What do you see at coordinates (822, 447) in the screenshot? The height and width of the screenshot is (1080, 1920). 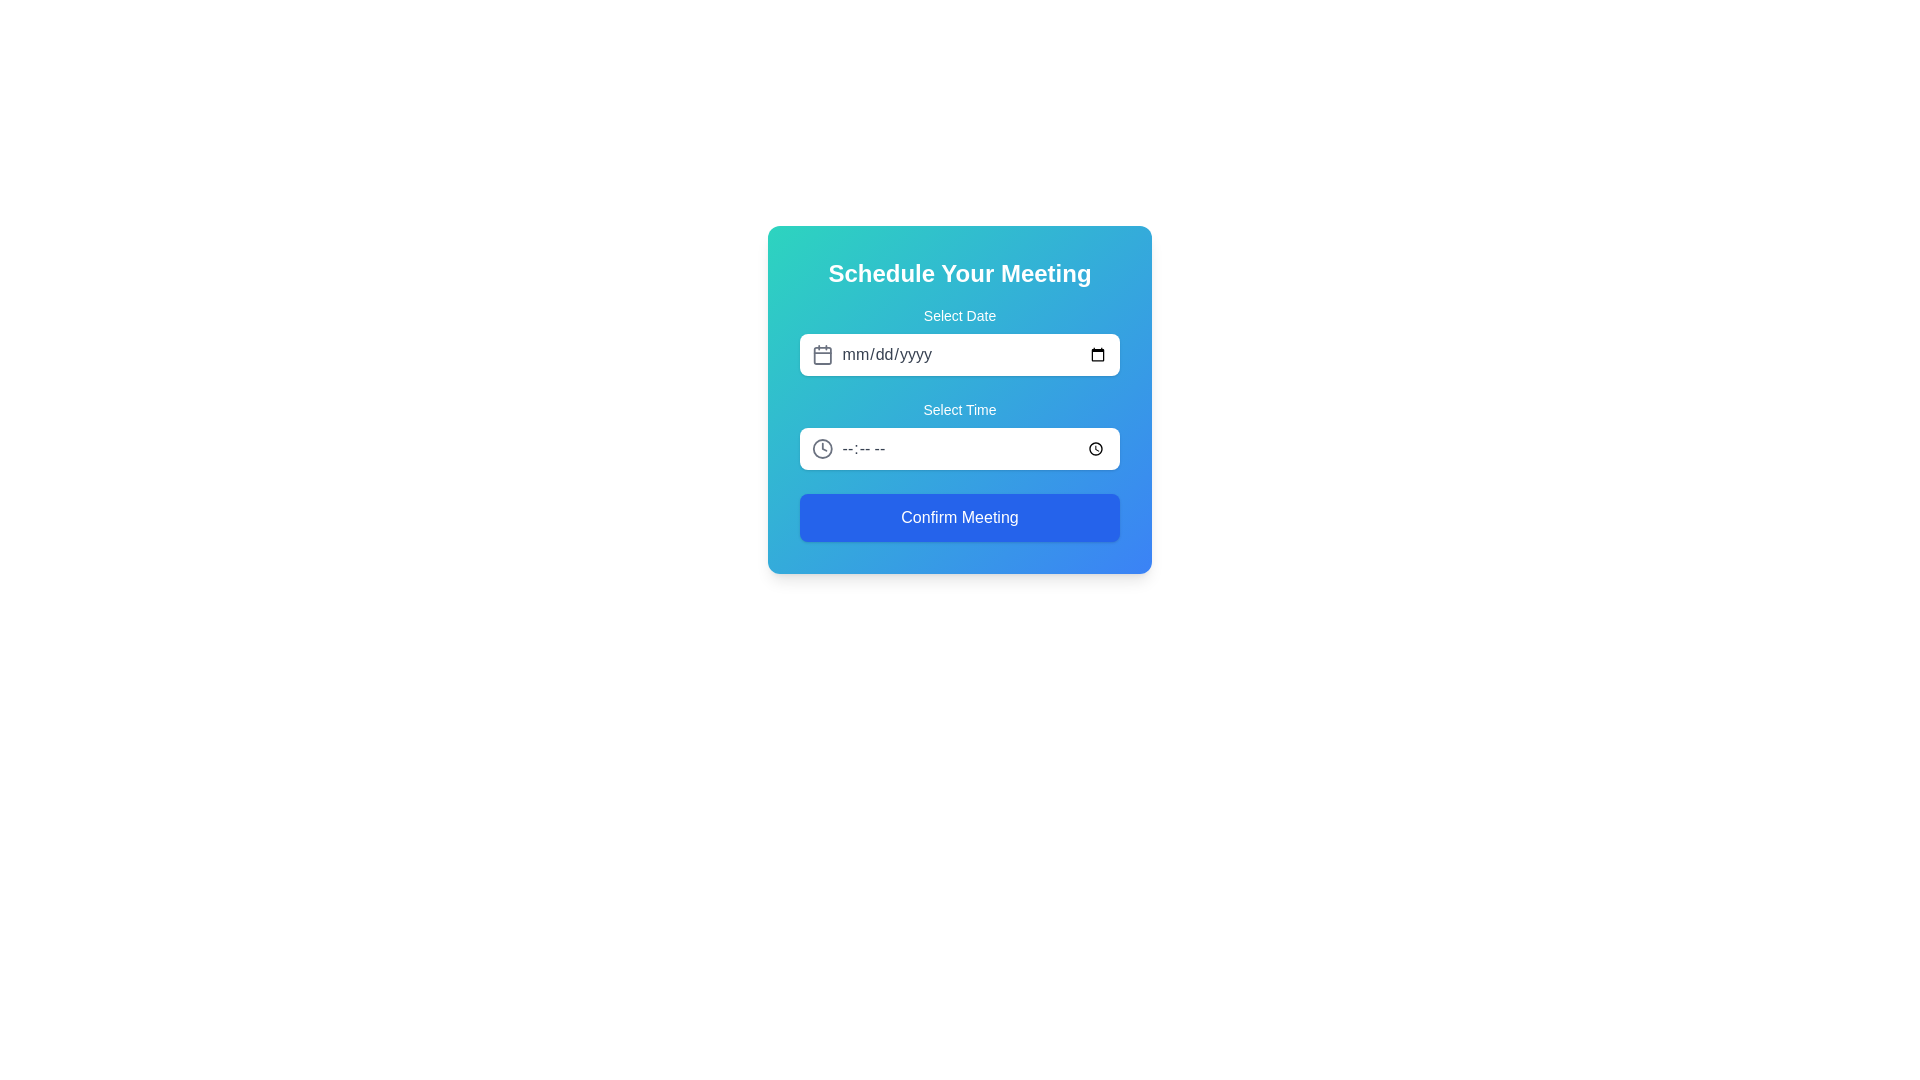 I see `the circular SVG graphic that represents a clock face, located at the beginning of the 'Select Time' input field` at bounding box center [822, 447].